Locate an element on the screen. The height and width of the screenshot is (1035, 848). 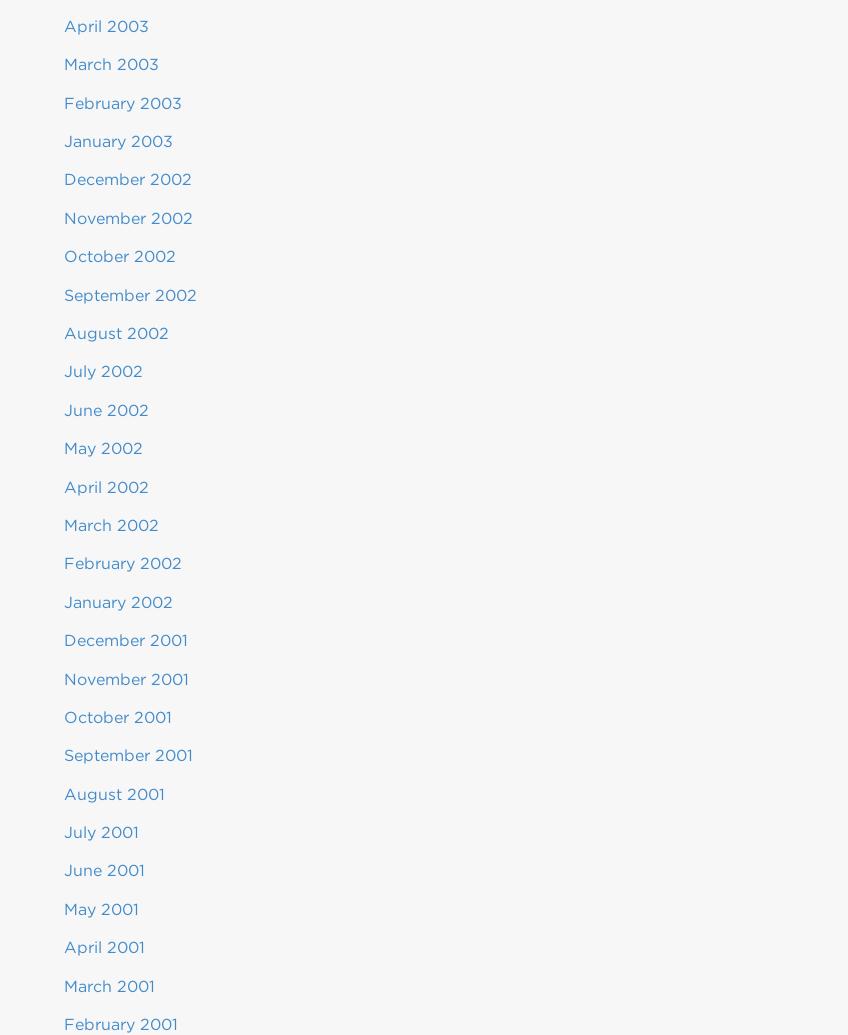
'September 2002' is located at coordinates (64, 294).